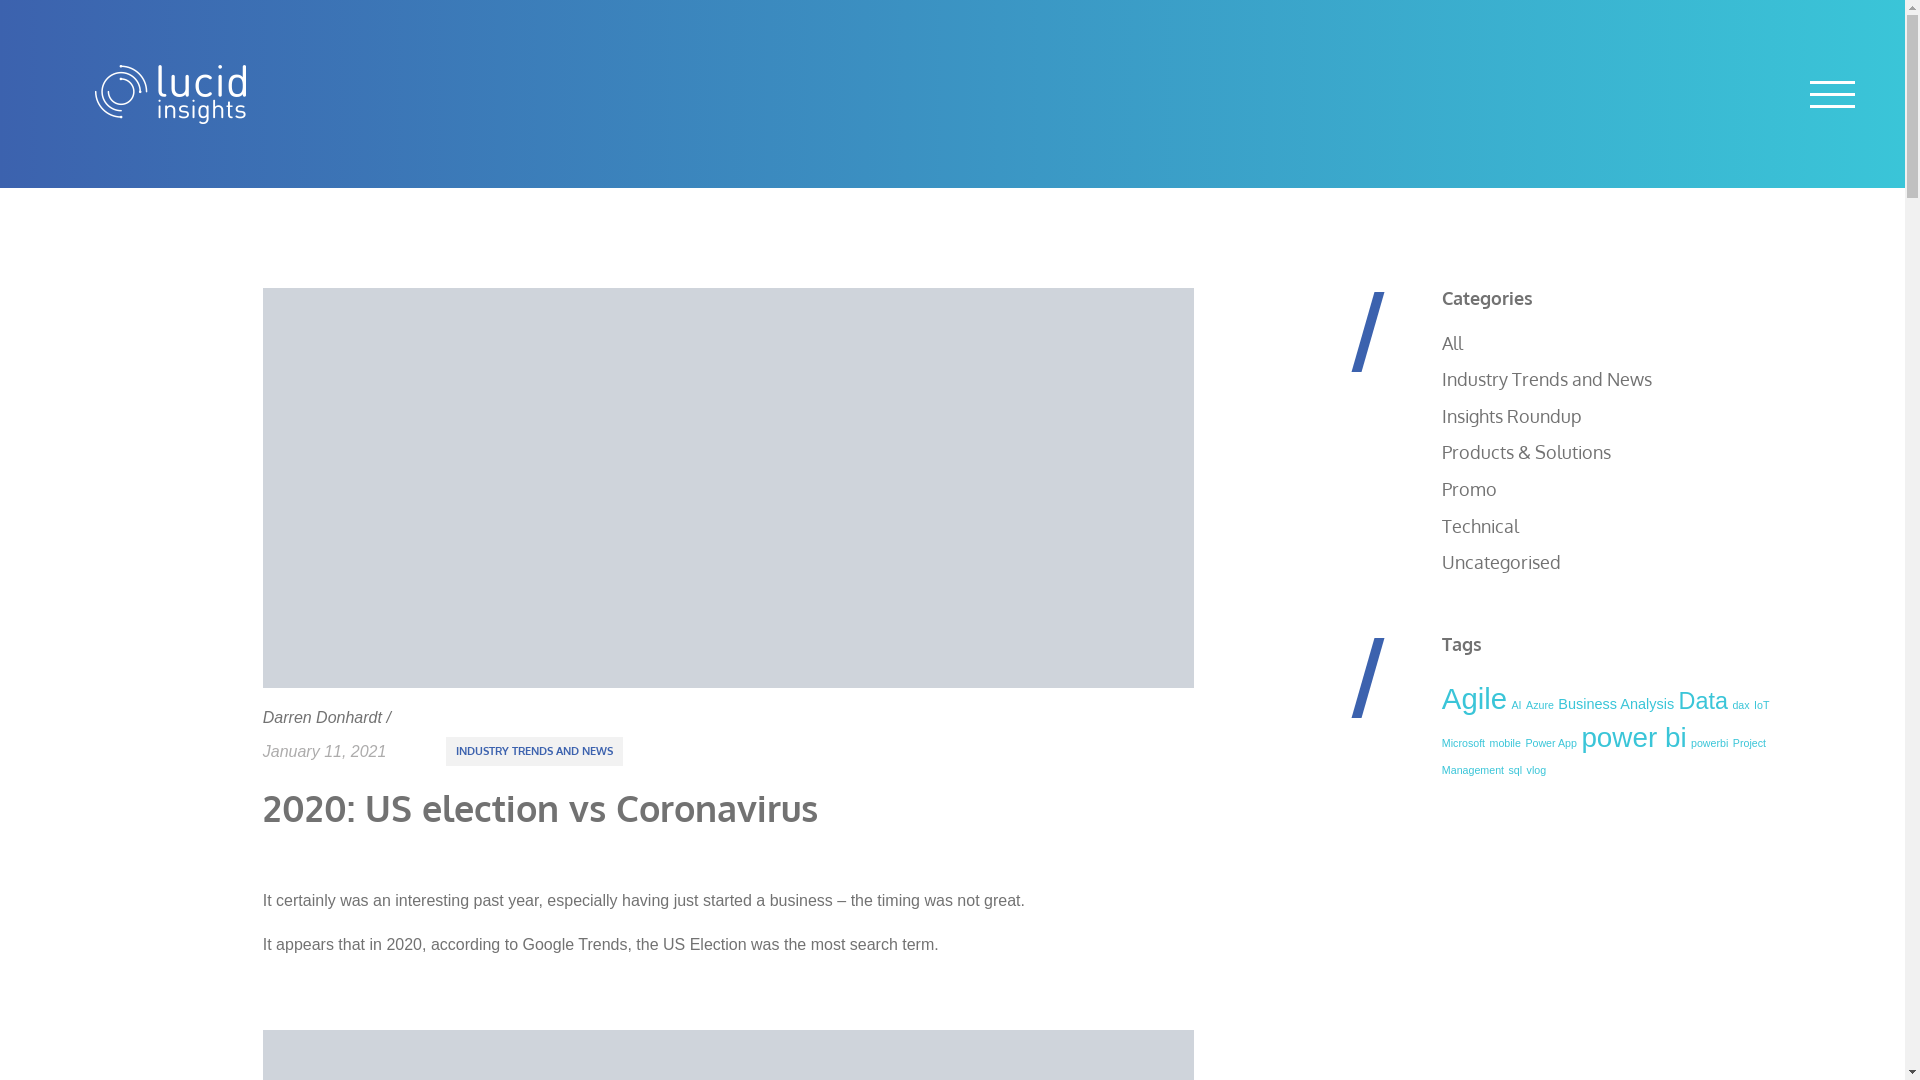 The width and height of the screenshot is (1920, 1080). I want to click on 'Promo', so click(1469, 489).